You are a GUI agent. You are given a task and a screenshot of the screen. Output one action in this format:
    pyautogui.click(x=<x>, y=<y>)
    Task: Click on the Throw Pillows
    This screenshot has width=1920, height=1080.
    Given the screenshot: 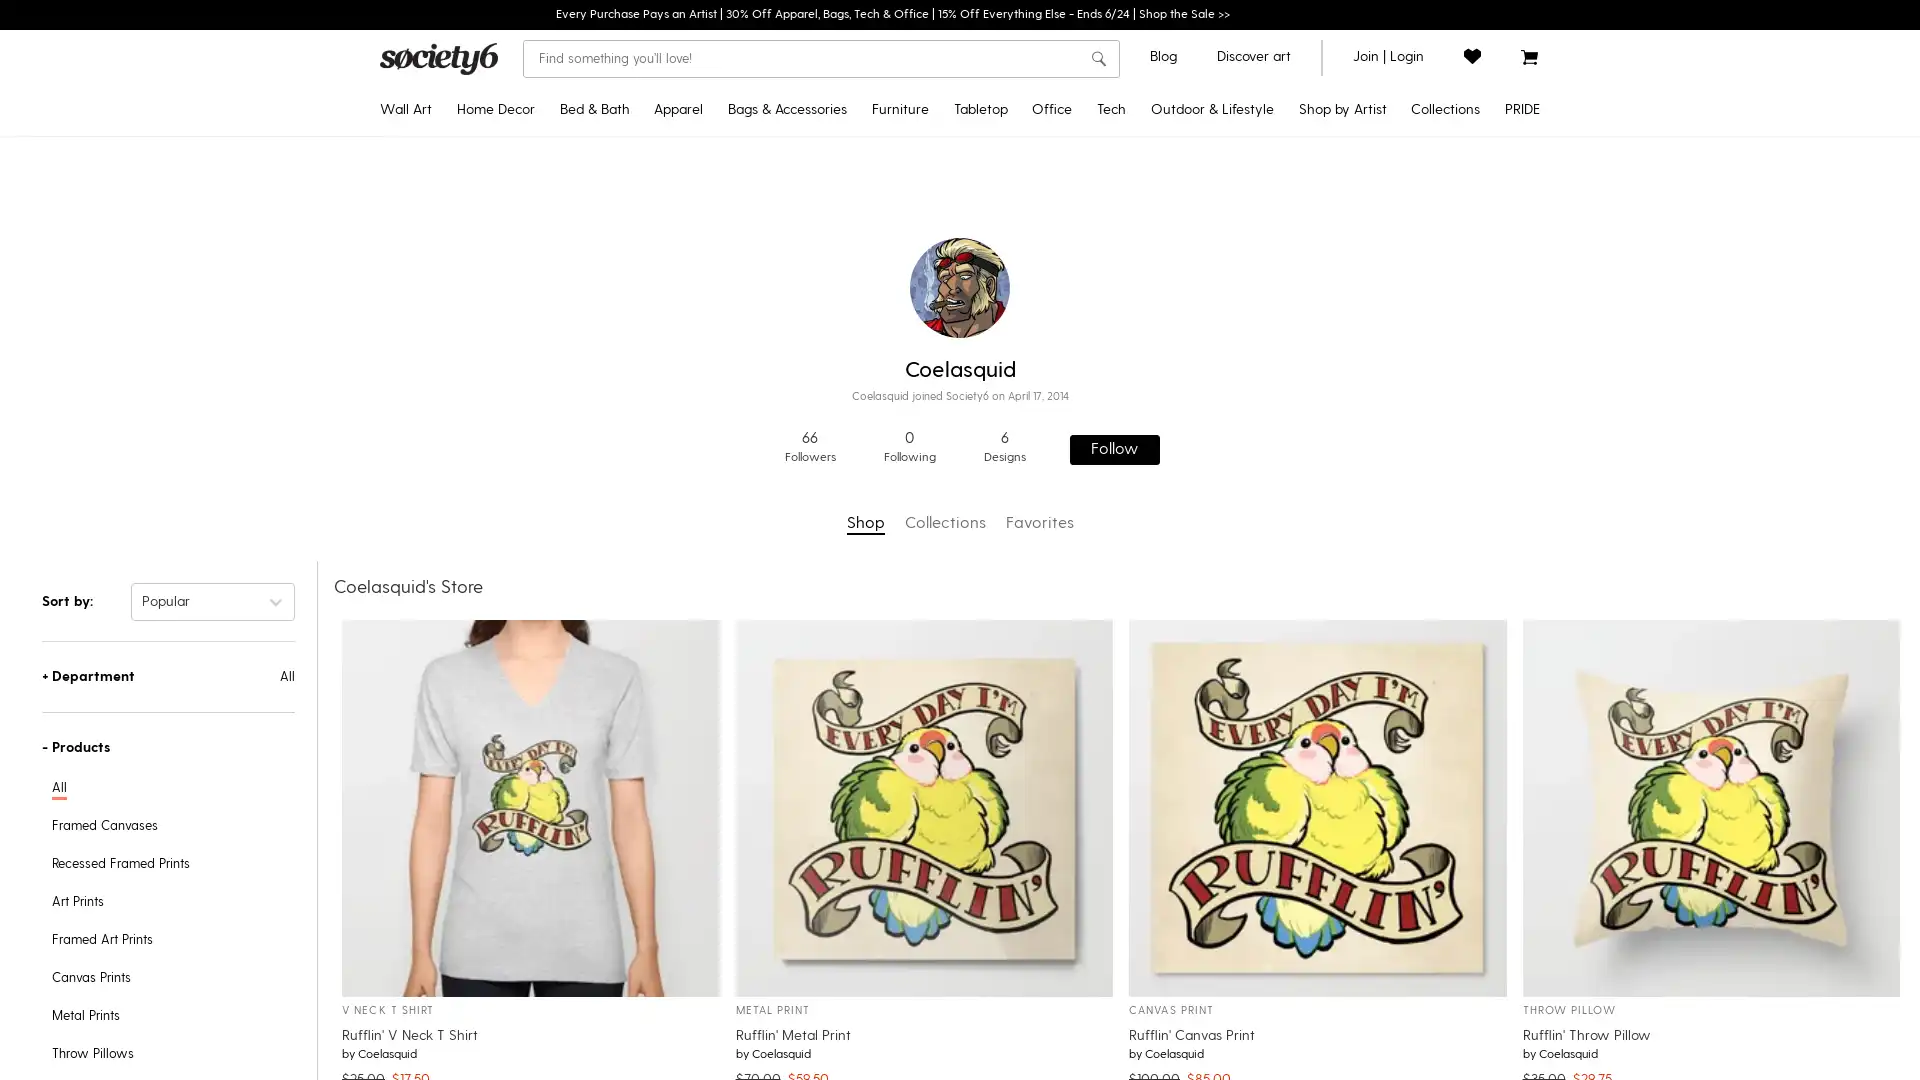 What is the action you would take?
    pyautogui.click(x=533, y=192)
    